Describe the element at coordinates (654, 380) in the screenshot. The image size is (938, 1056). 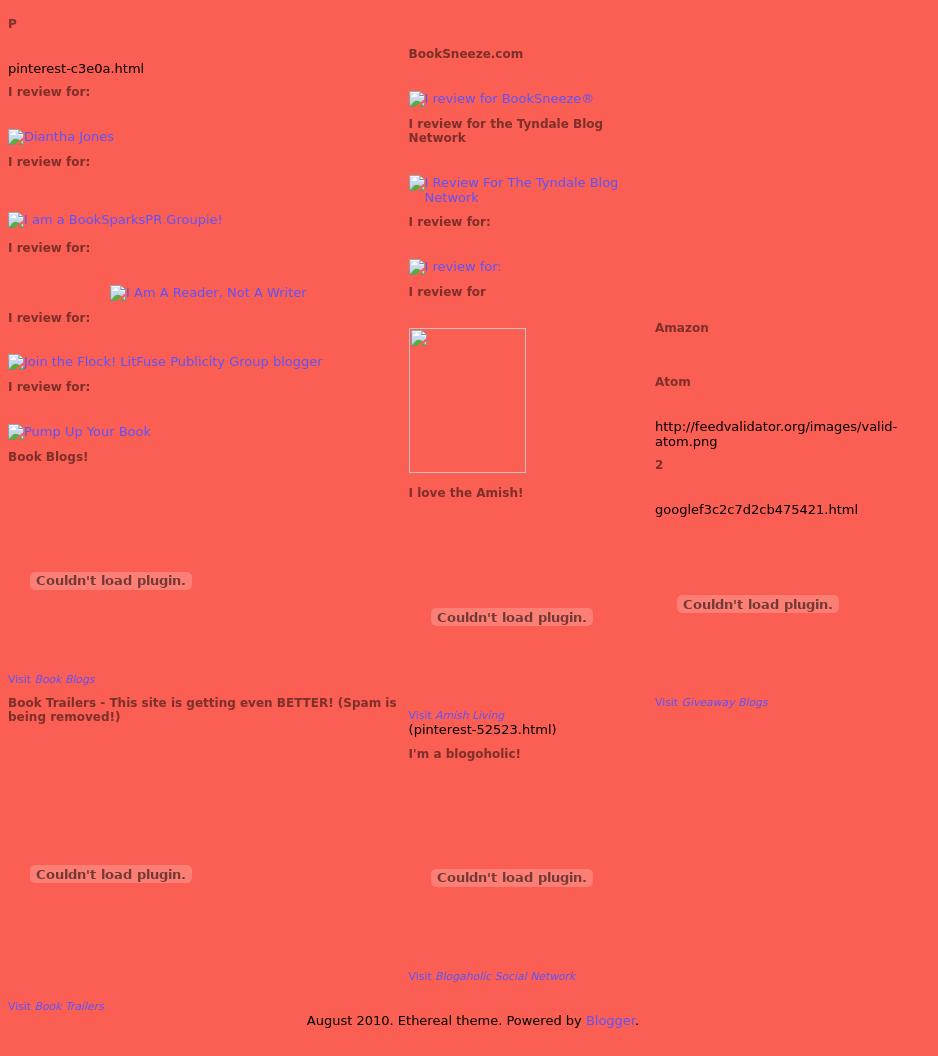
I see `'Atom'` at that location.